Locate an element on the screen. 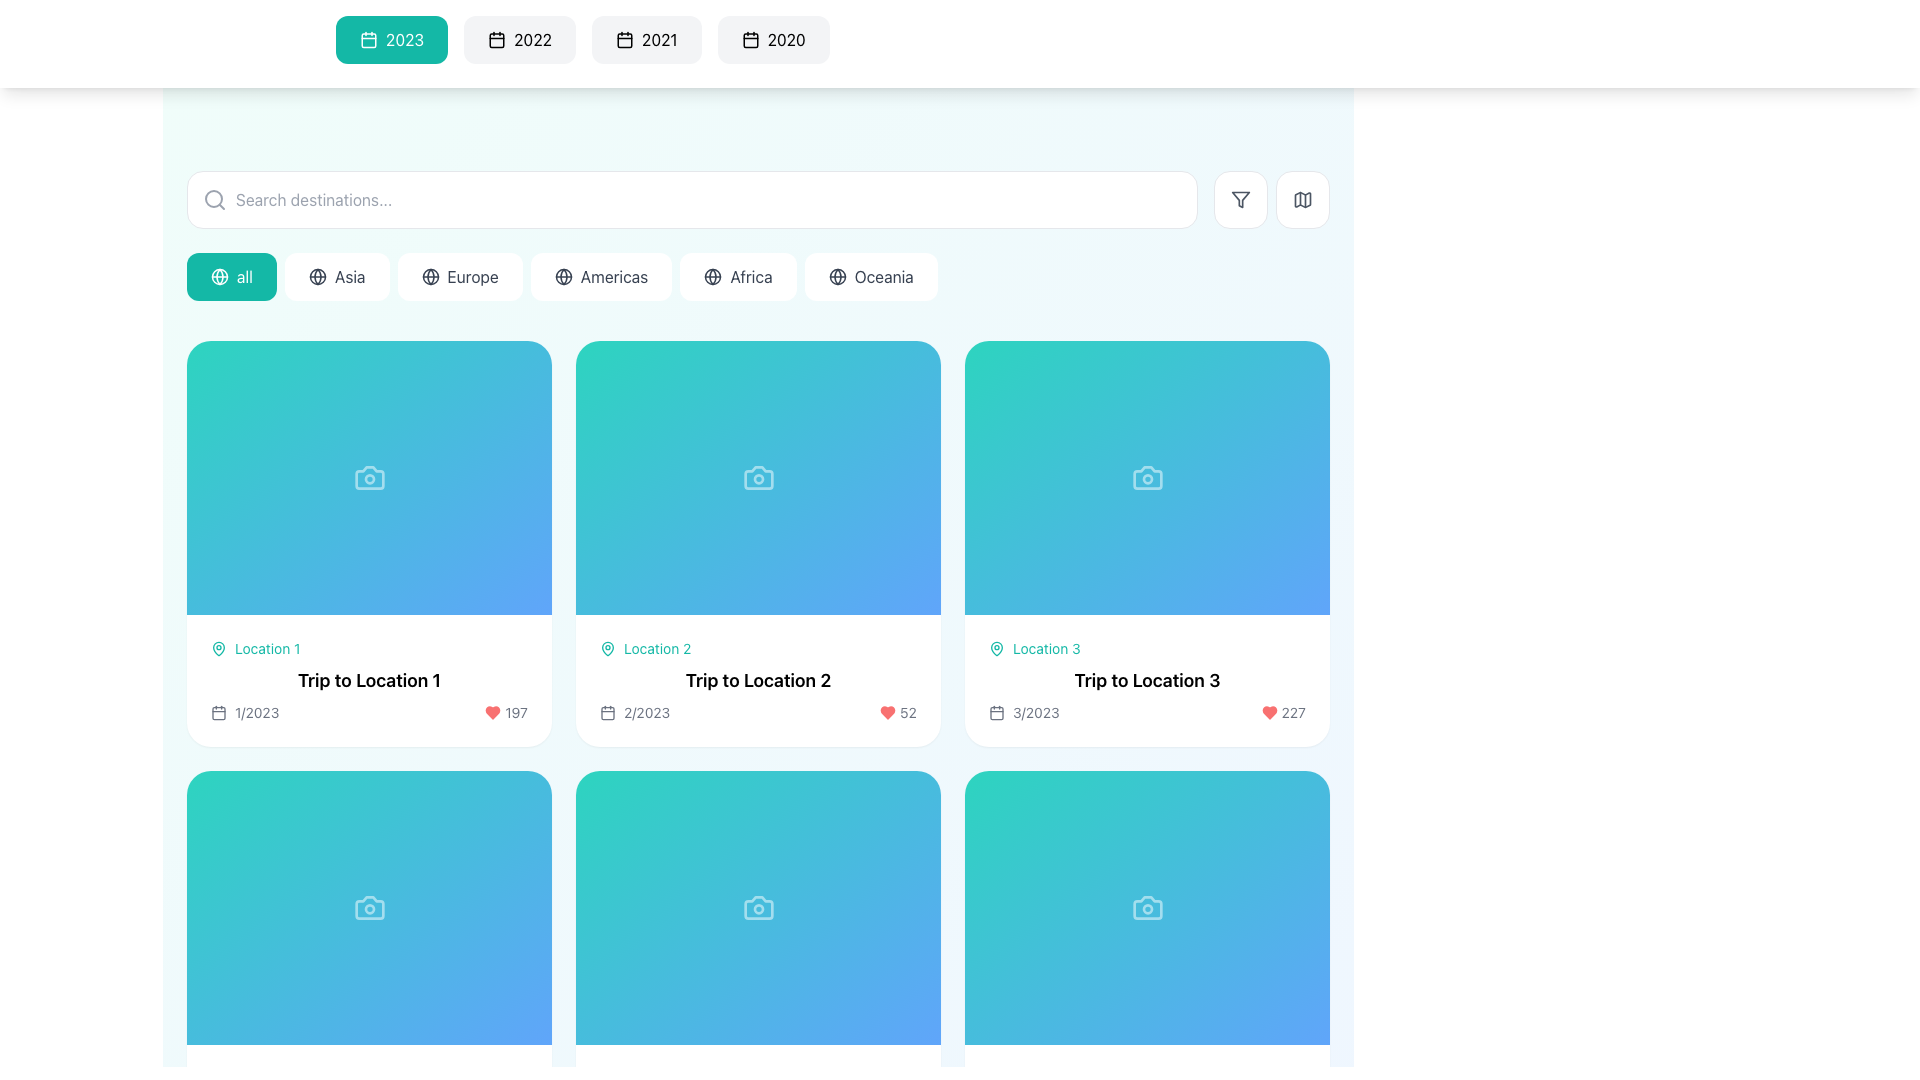 This screenshot has height=1080, width=1920. the camera icon, which is a small camera symbol positioned centrally within a blue gradient rectangular card in the lower-right card of a grid of four cards is located at coordinates (1147, 907).